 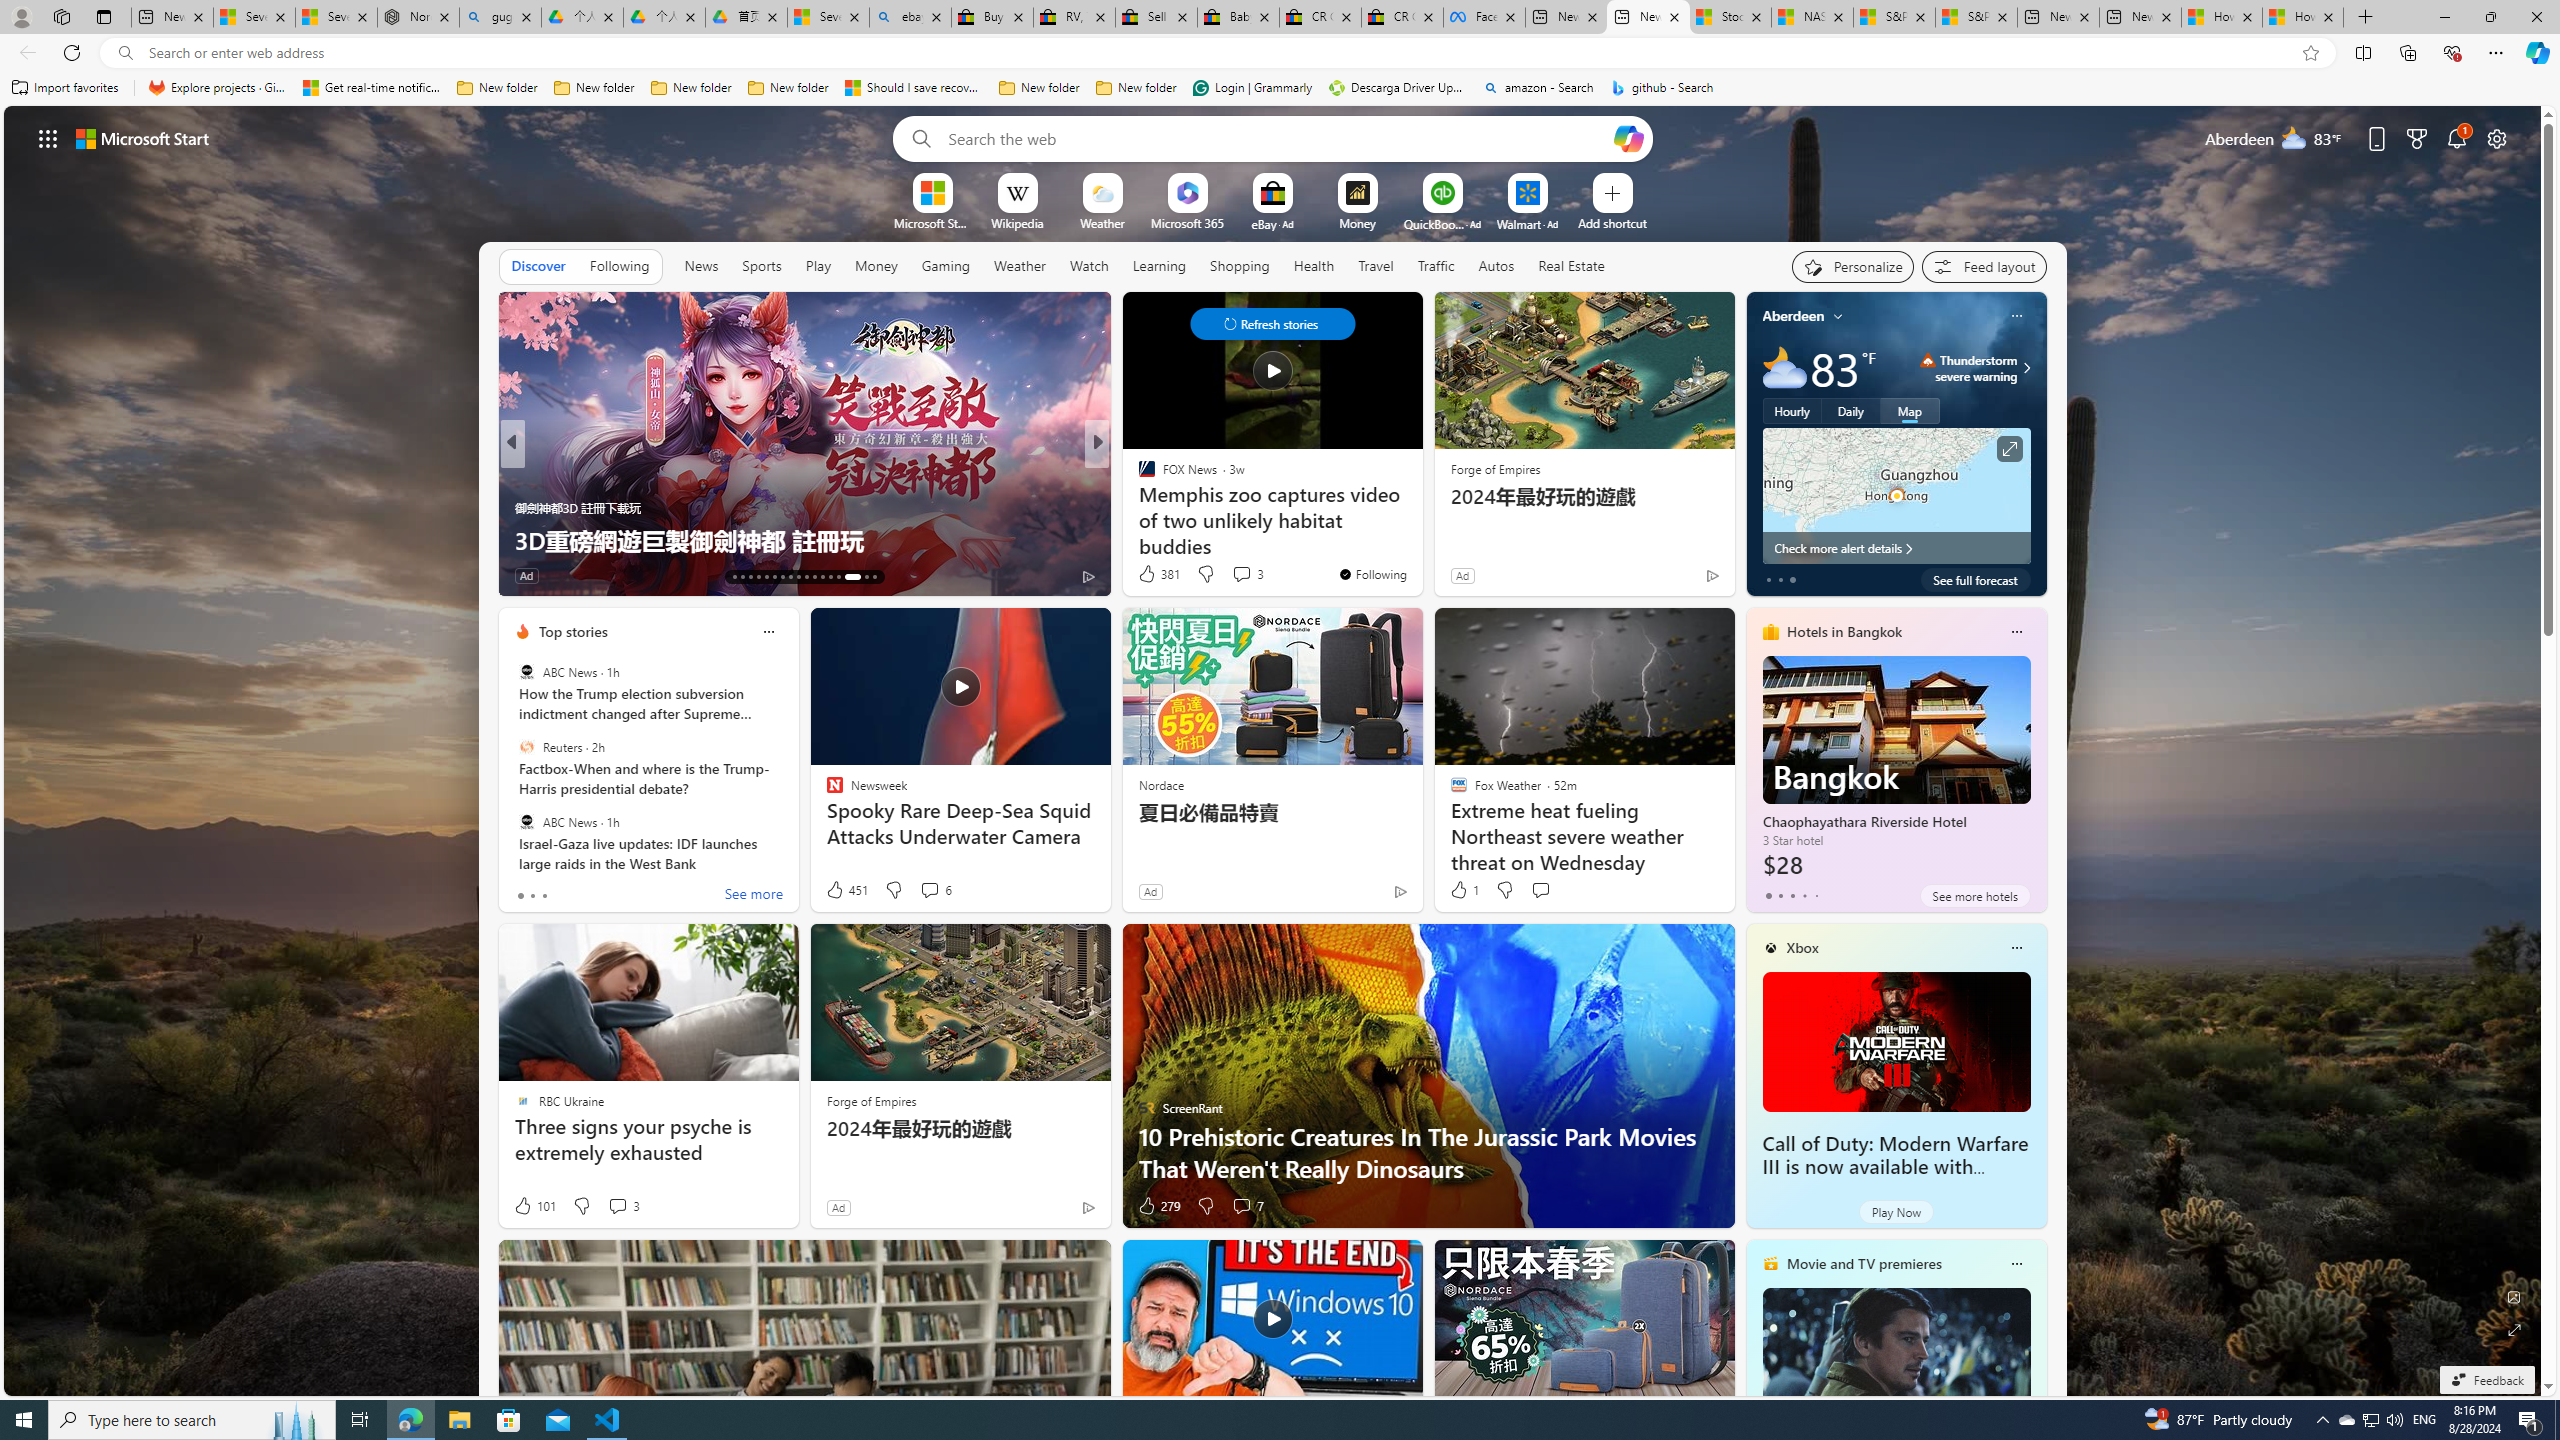 What do you see at coordinates (750, 577) in the screenshot?
I see `'AutomationID: tab-15'` at bounding box center [750, 577].